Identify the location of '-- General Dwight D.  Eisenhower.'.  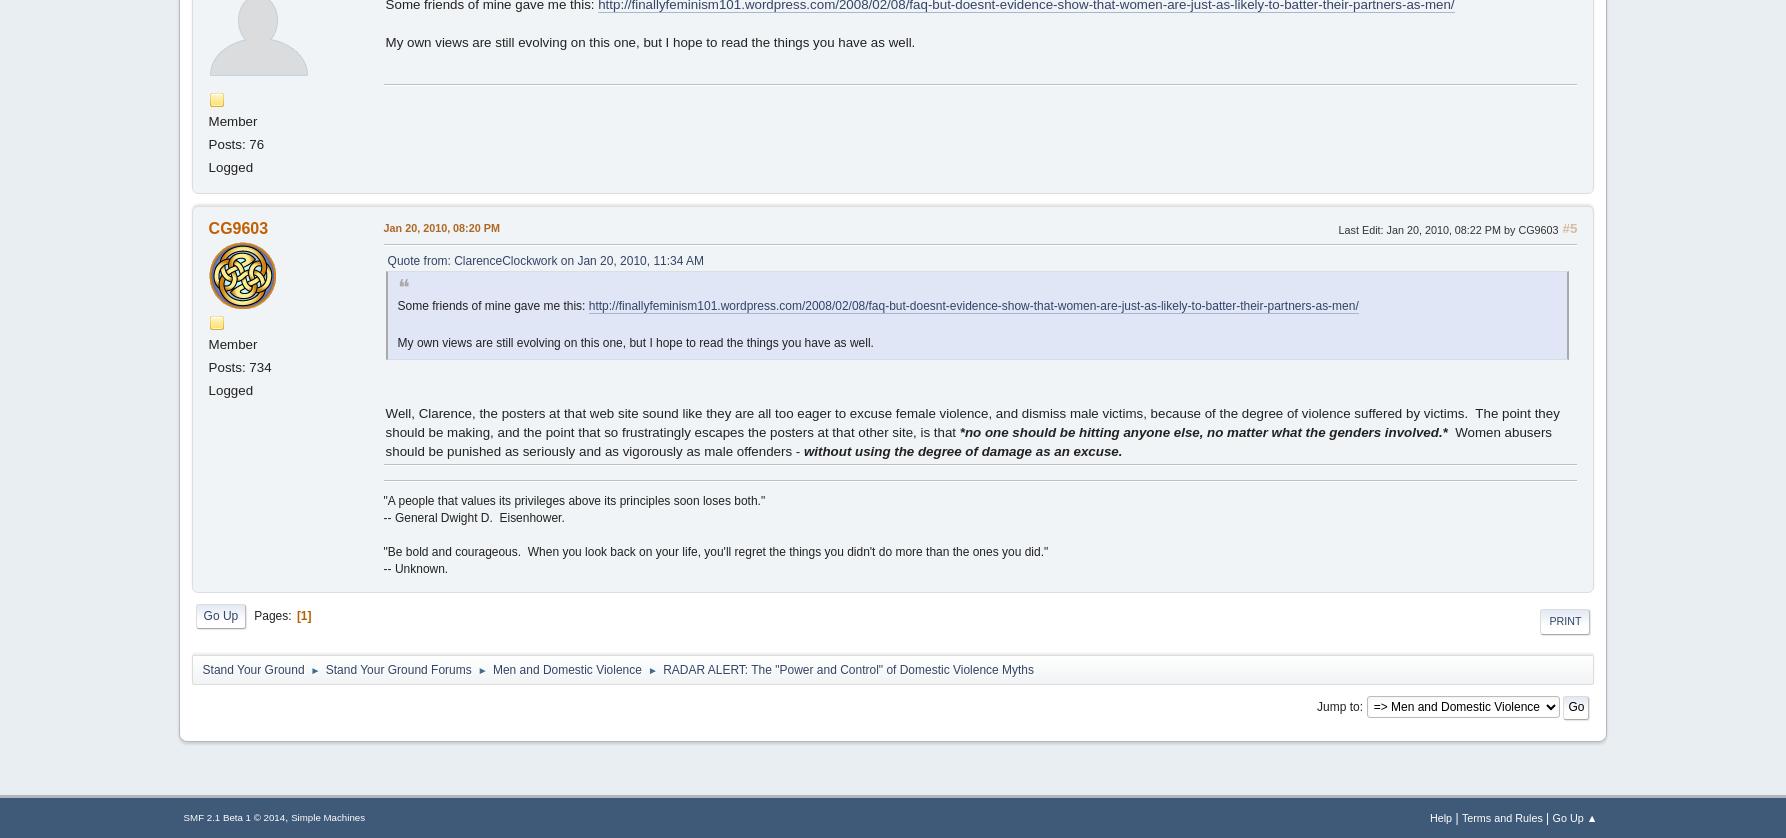
(474, 517).